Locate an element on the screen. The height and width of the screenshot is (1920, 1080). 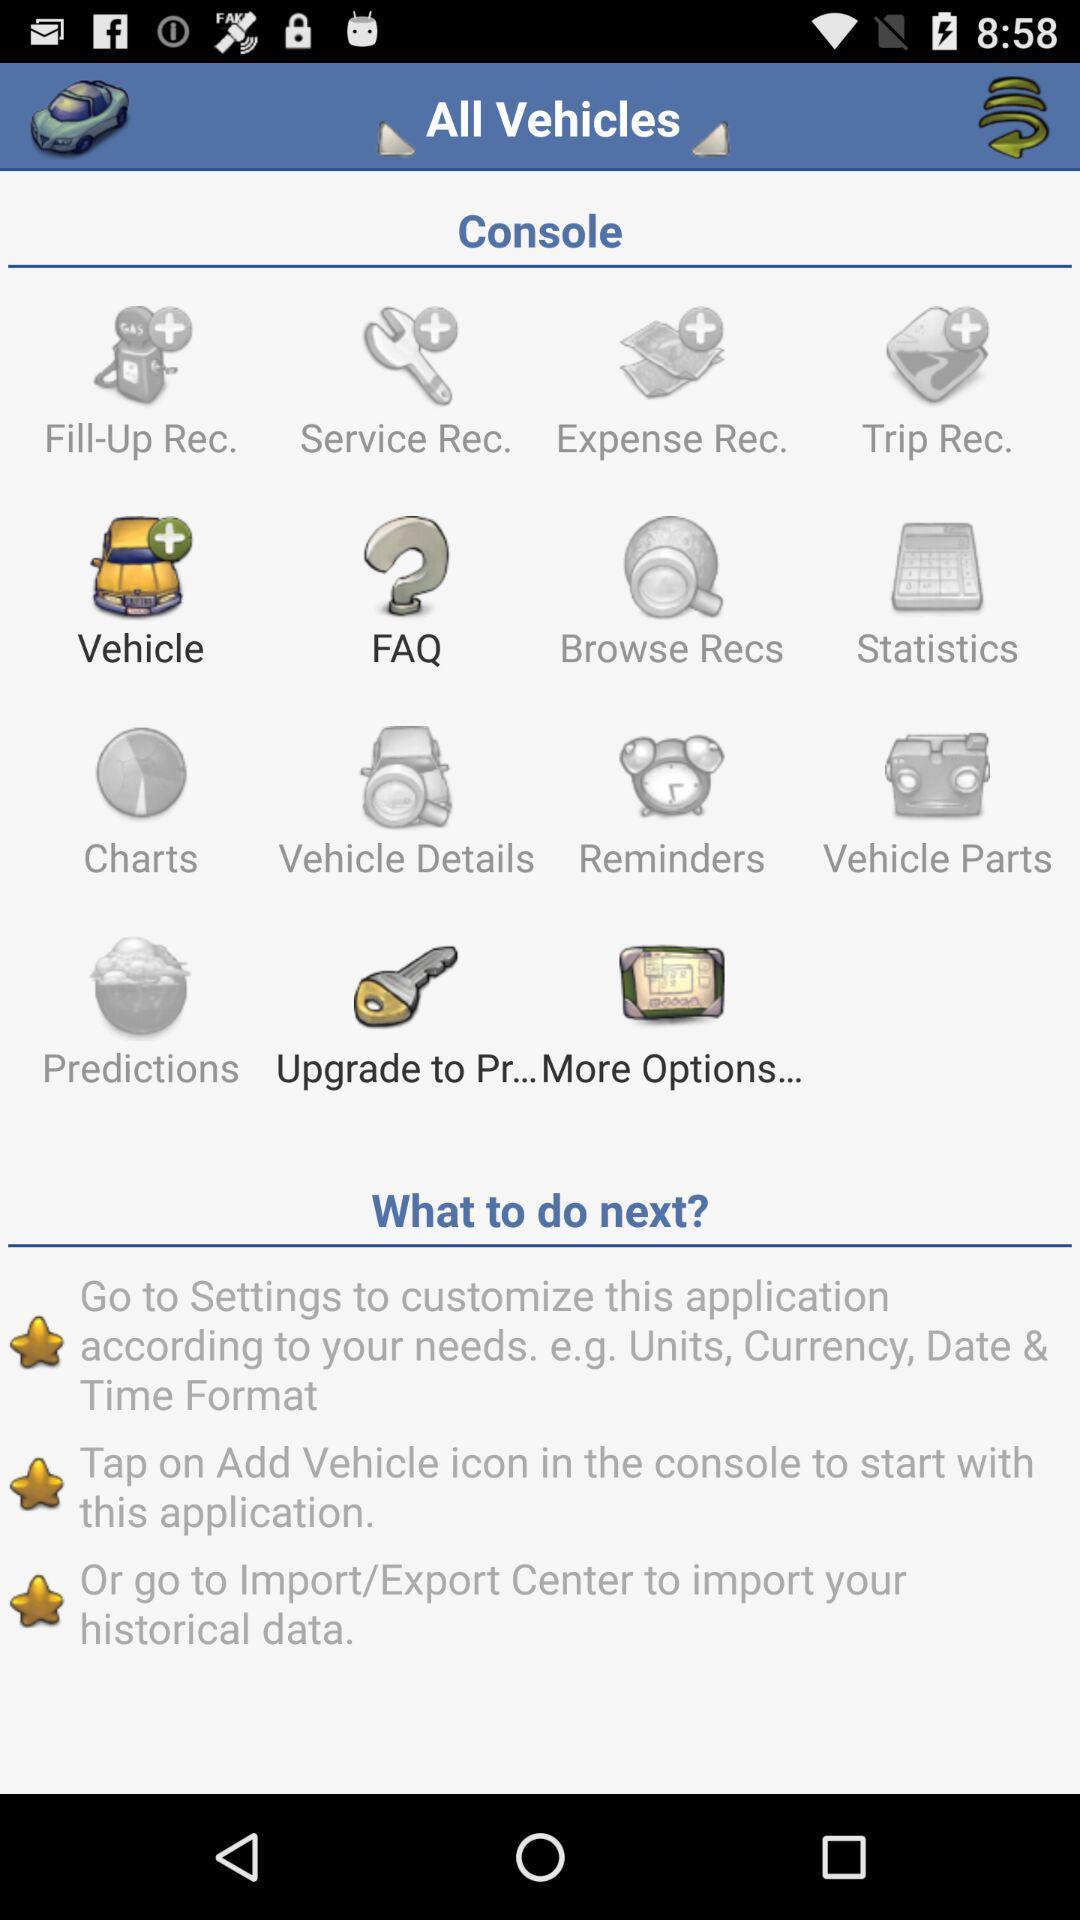
the edit icon is located at coordinates (705, 147).